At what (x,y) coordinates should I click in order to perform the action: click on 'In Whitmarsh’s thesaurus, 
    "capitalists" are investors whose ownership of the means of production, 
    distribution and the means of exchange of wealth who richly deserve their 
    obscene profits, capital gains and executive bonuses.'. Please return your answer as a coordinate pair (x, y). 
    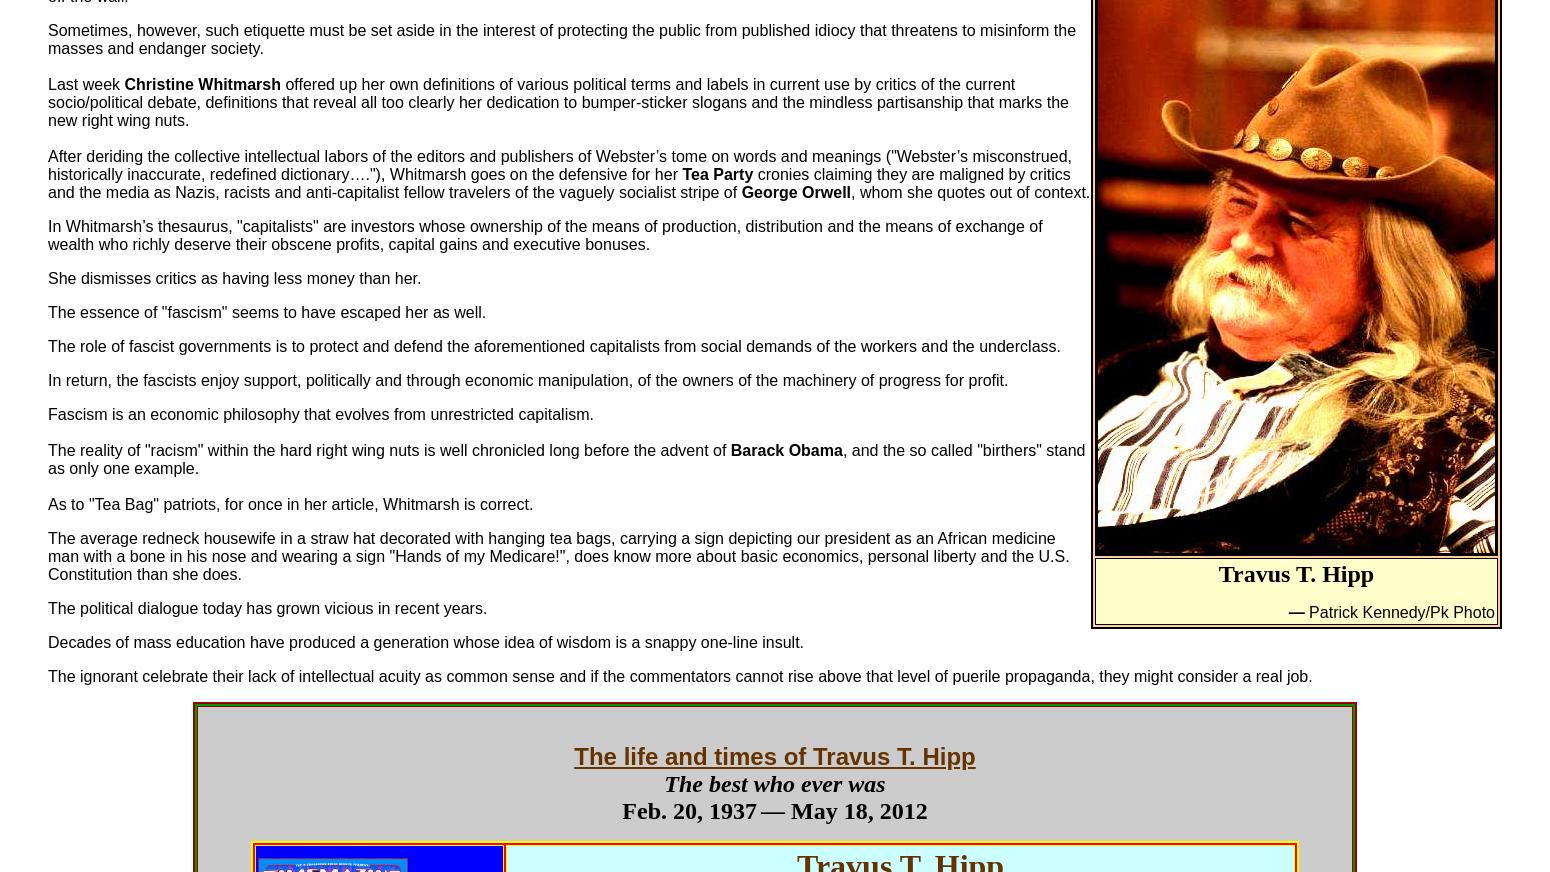
    Looking at the image, I should click on (544, 234).